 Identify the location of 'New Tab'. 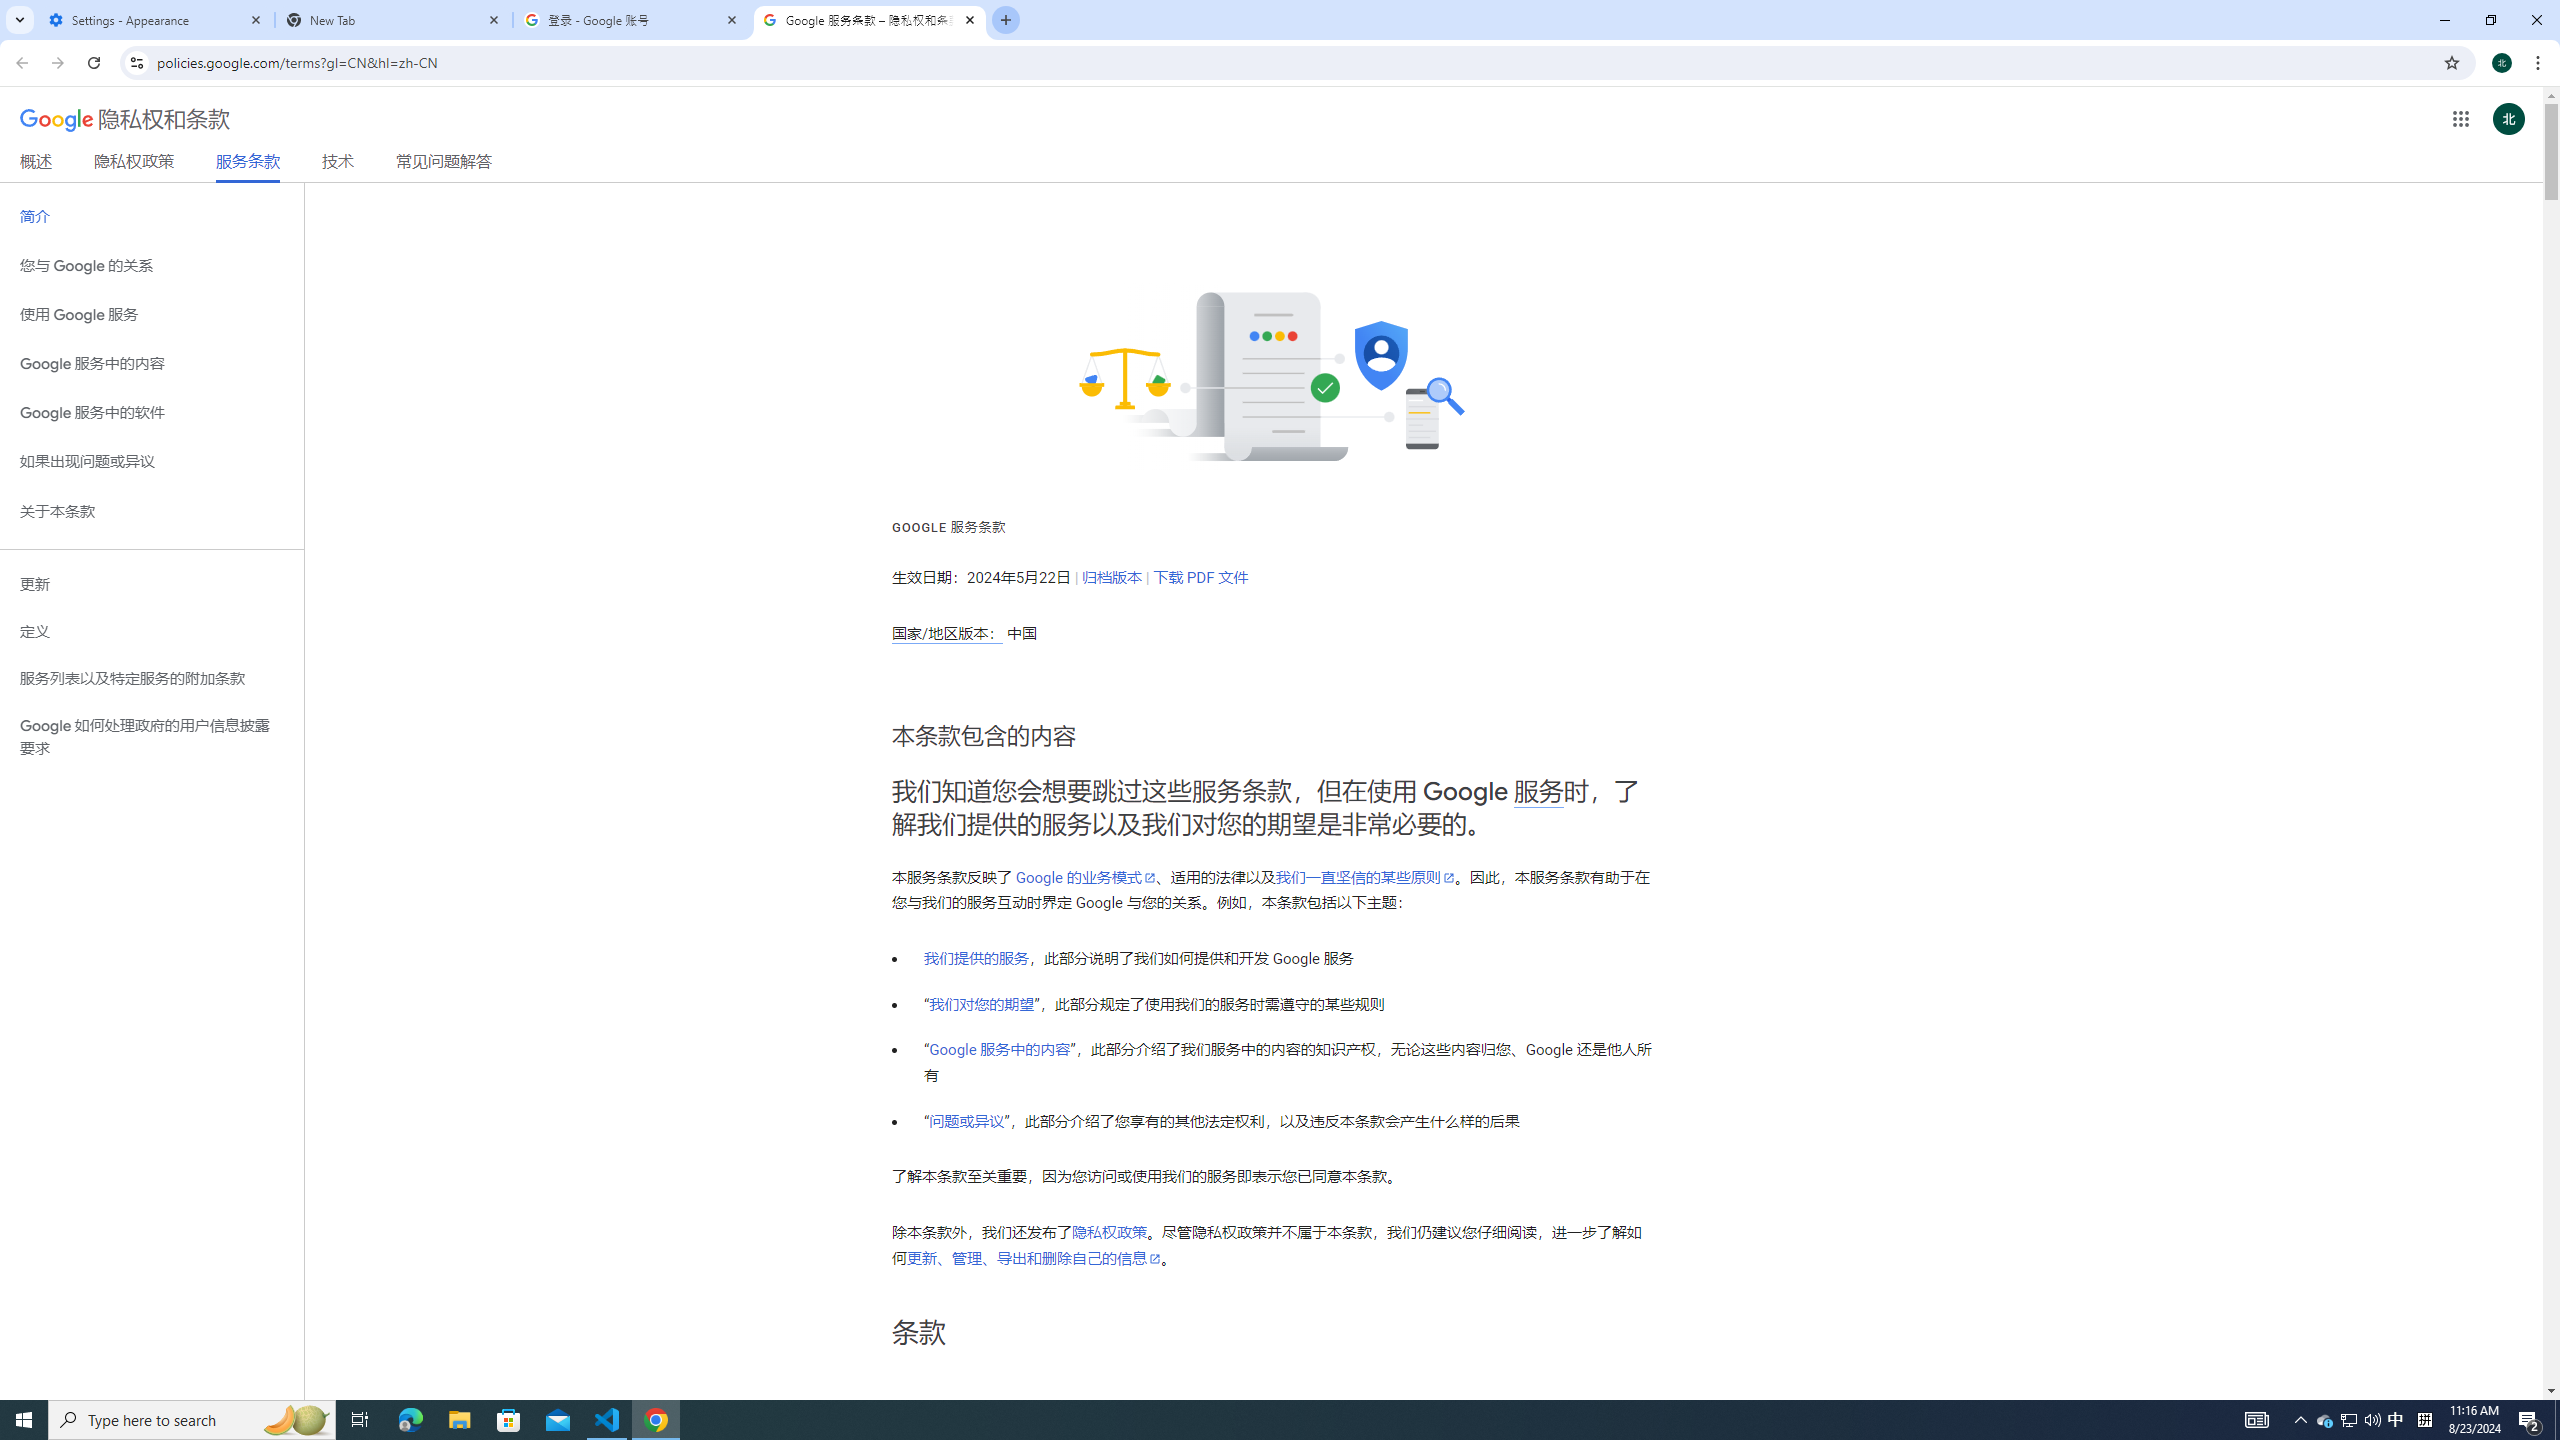
(394, 19).